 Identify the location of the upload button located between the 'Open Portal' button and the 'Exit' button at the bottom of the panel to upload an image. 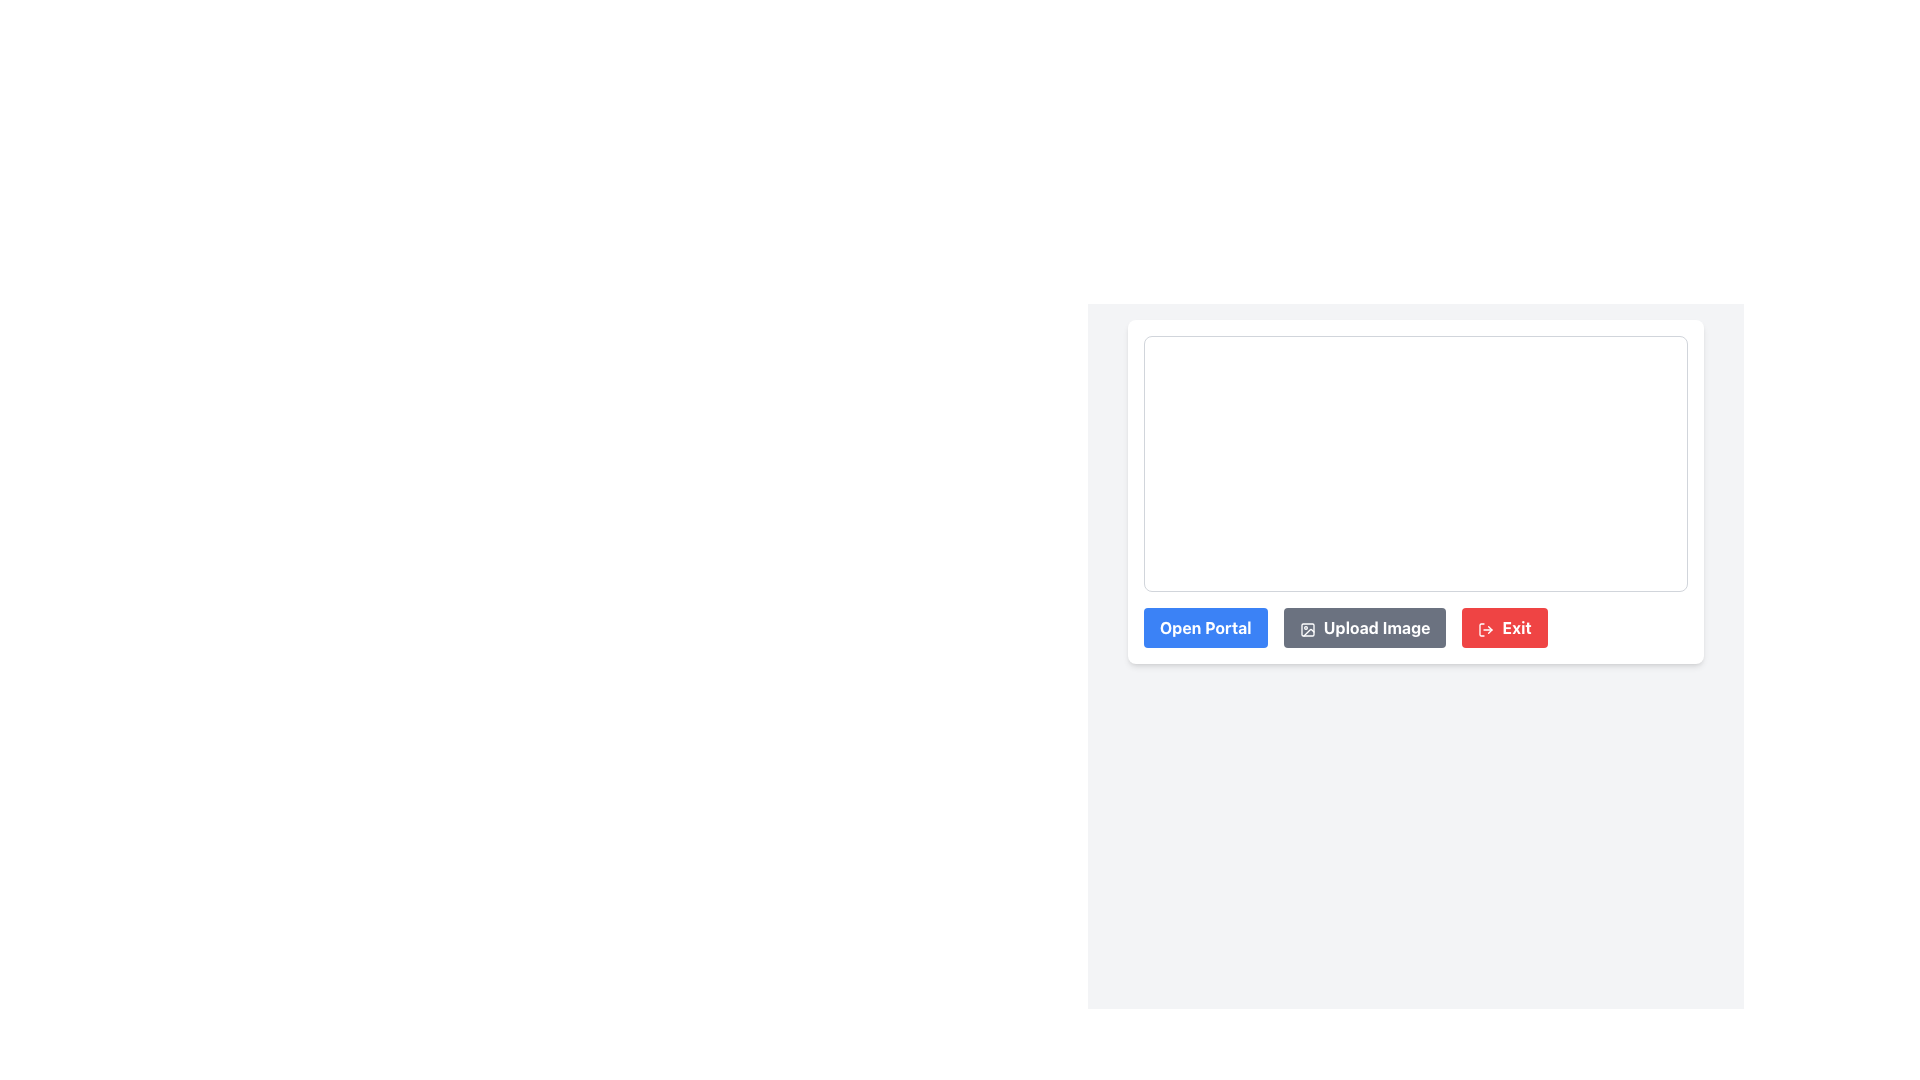
(1364, 627).